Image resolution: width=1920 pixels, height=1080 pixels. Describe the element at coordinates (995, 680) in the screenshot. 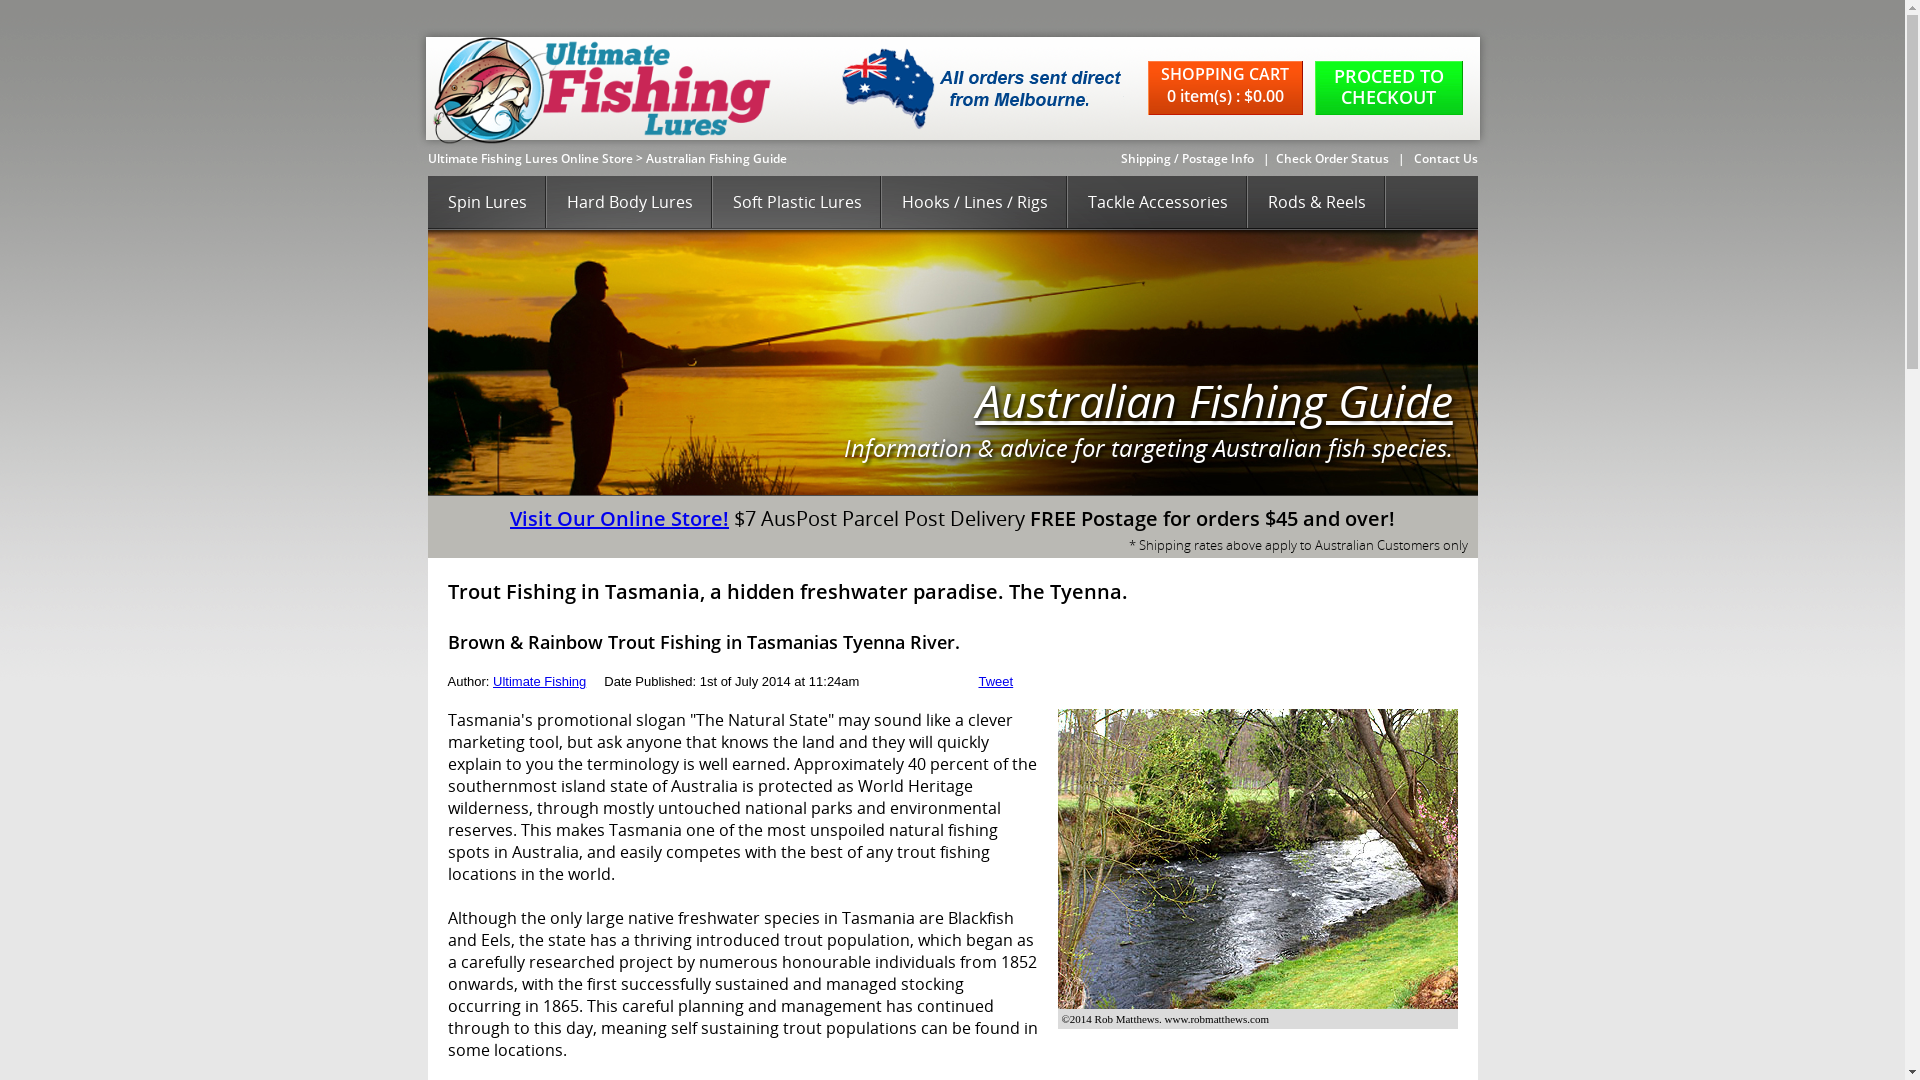

I see `'Tweet'` at that location.